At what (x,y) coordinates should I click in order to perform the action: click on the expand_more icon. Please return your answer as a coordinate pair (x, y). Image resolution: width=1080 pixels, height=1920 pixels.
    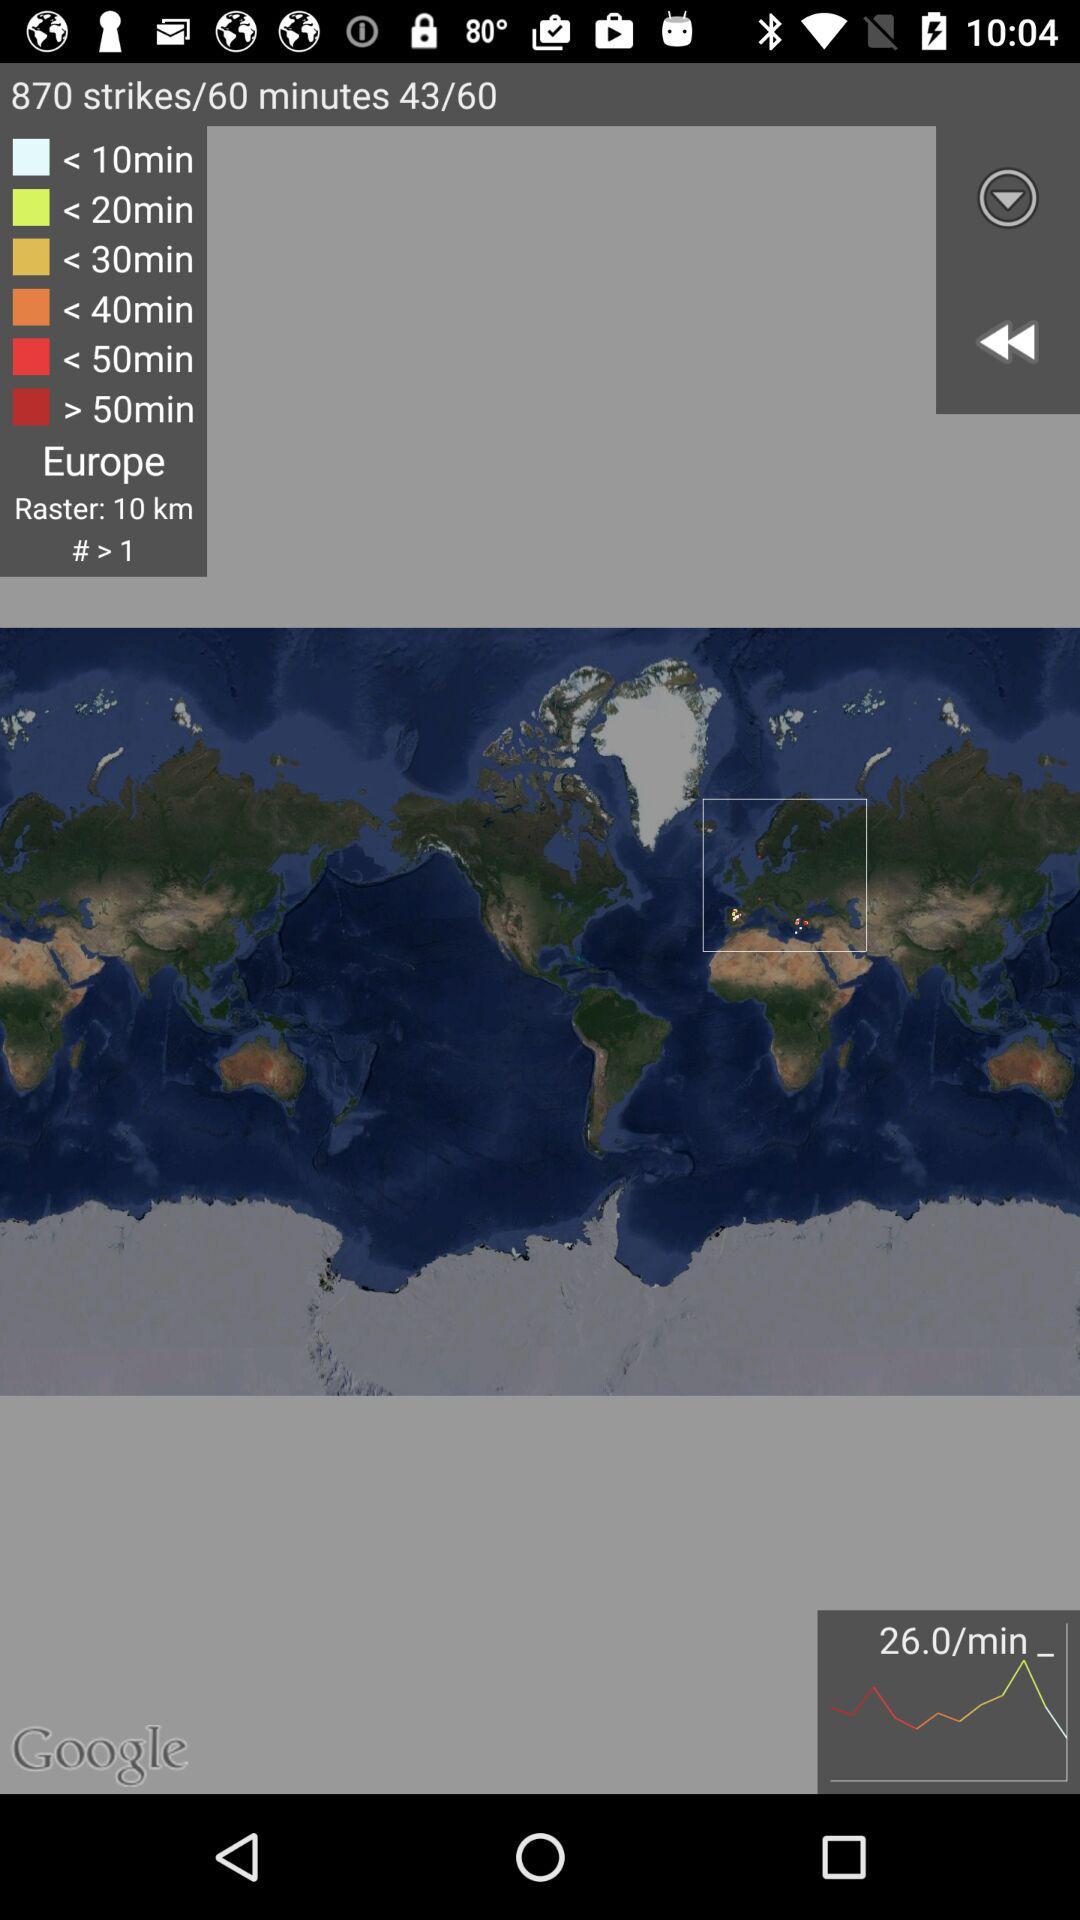
    Looking at the image, I should click on (1007, 197).